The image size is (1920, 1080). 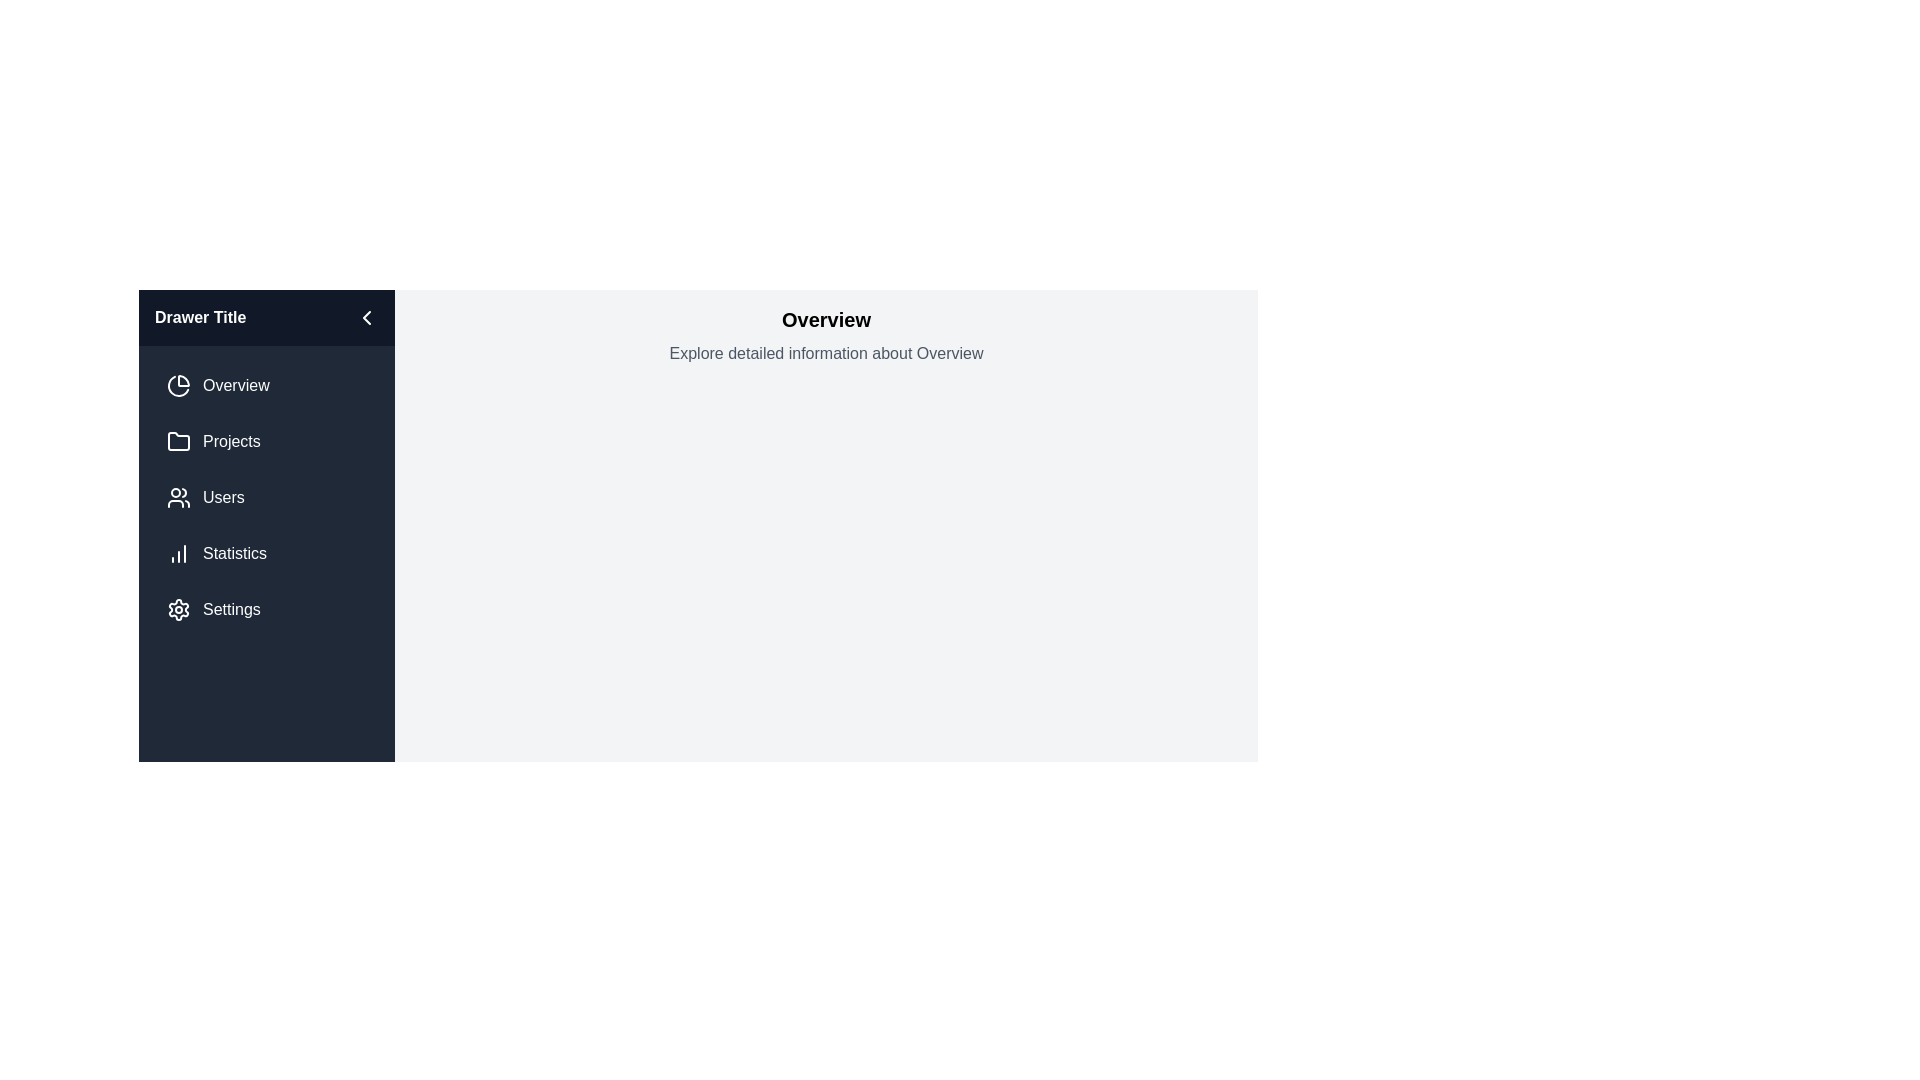 What do you see at coordinates (366, 316) in the screenshot?
I see `the Chevron button to toggle the drawer's visibility` at bounding box center [366, 316].